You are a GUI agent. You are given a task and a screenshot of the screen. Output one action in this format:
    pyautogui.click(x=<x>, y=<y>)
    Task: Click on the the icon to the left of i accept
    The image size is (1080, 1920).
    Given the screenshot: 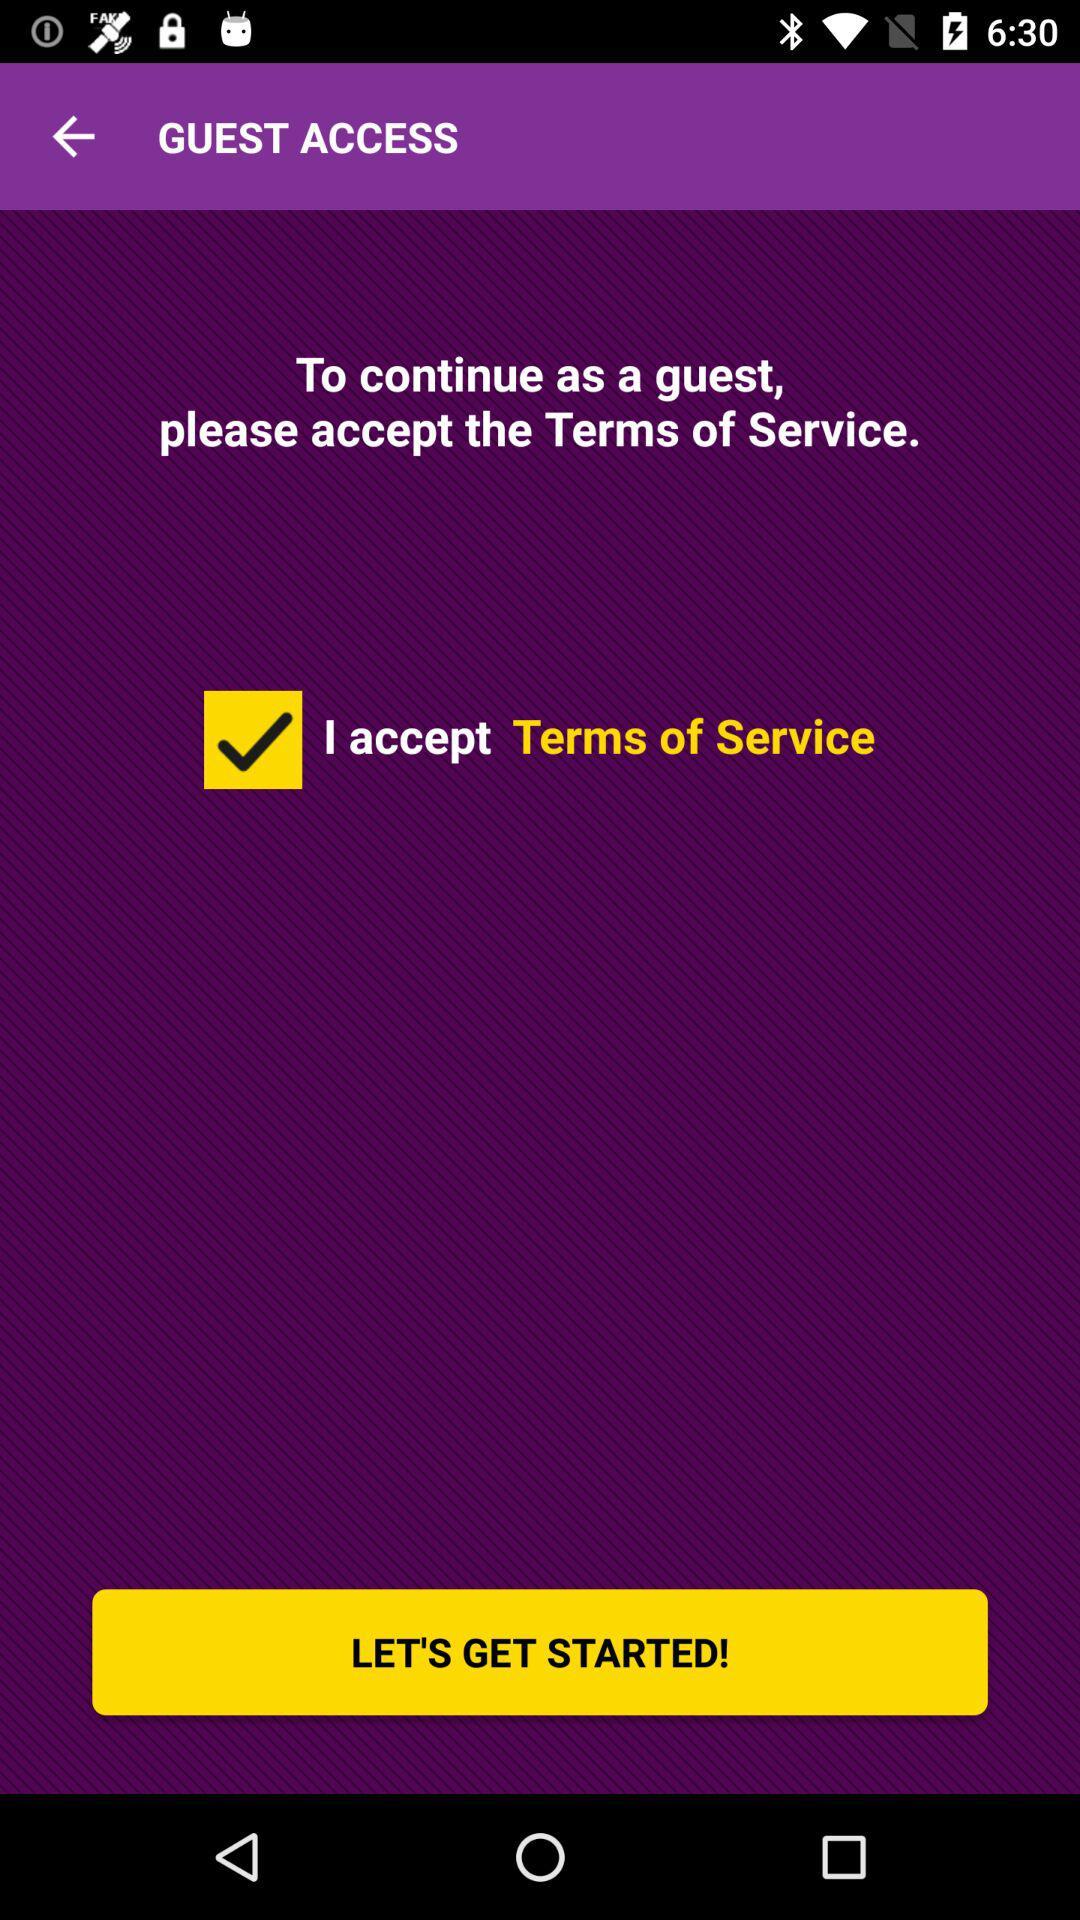 What is the action you would take?
    pyautogui.click(x=252, y=738)
    